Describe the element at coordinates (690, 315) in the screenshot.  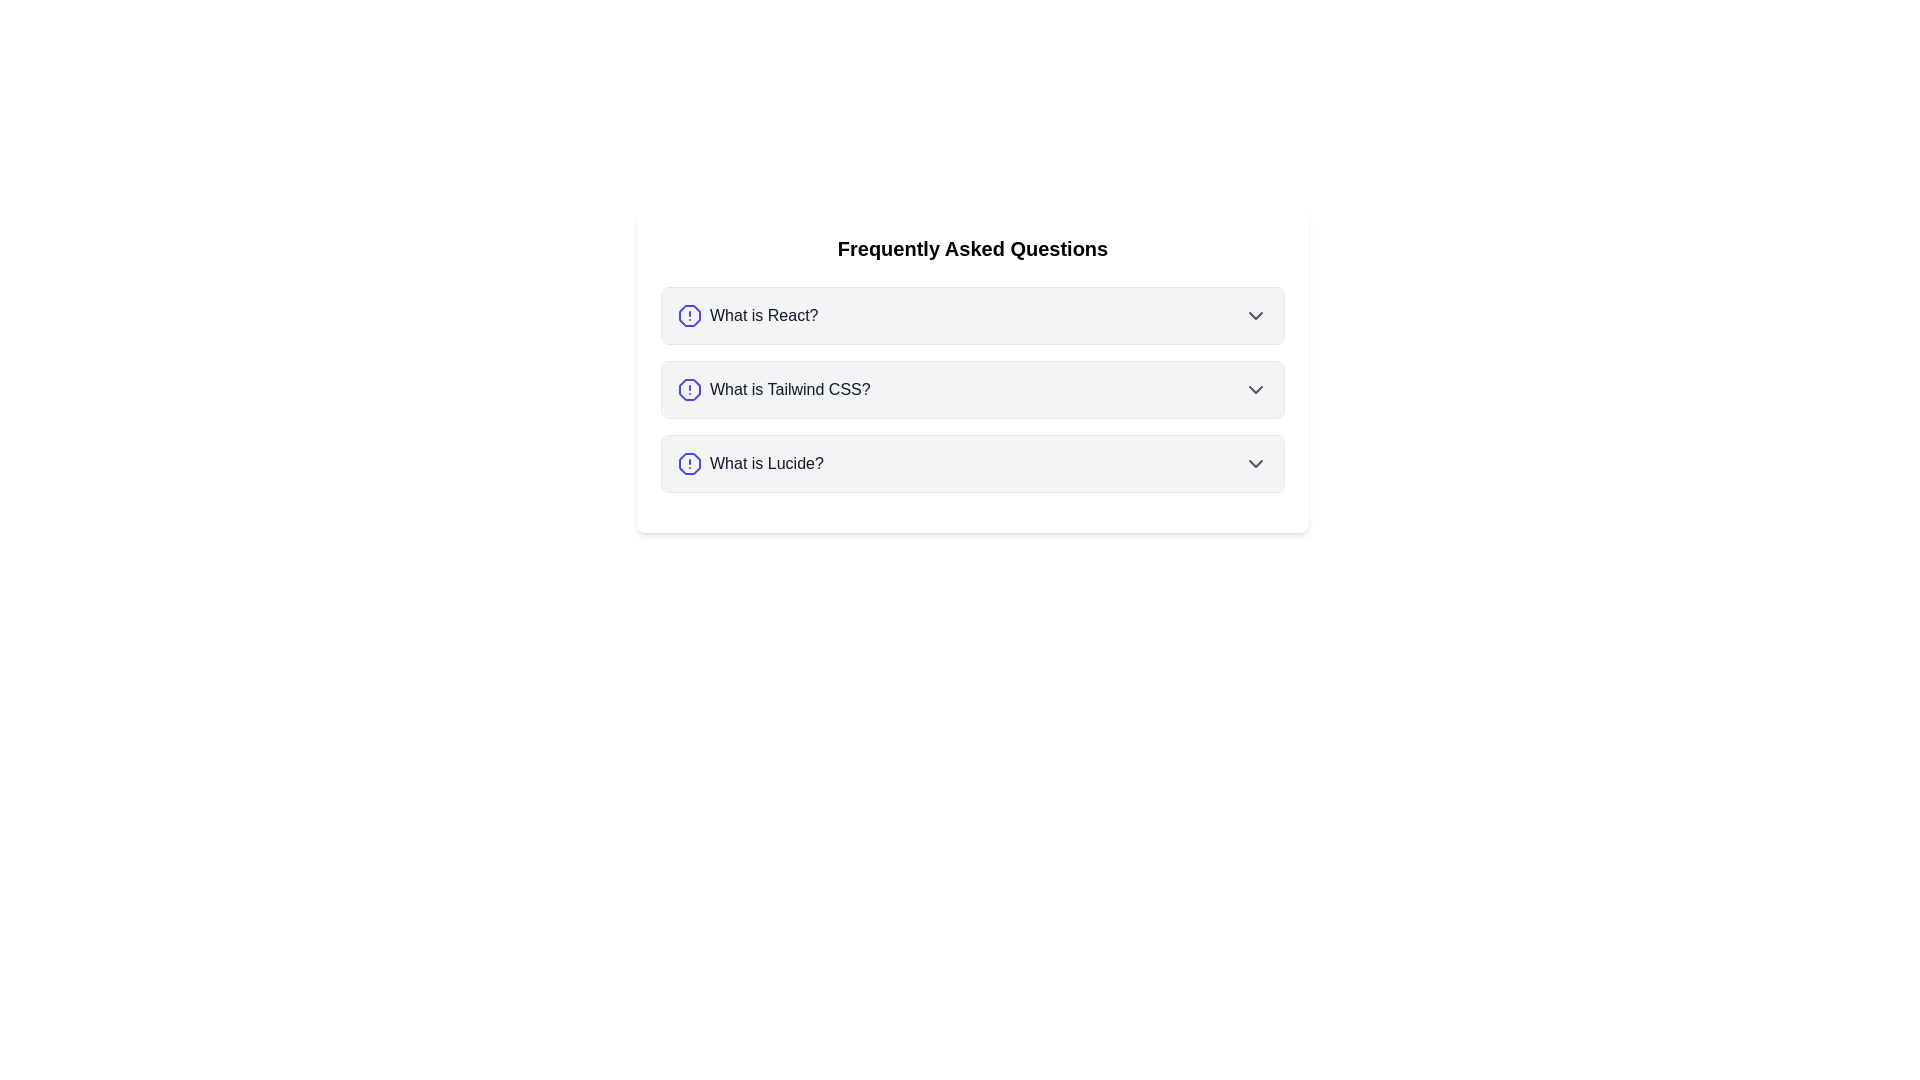
I see `the alert icon located to the left of the 'What is React?' question text in the FAQ list if it is interactive` at that location.